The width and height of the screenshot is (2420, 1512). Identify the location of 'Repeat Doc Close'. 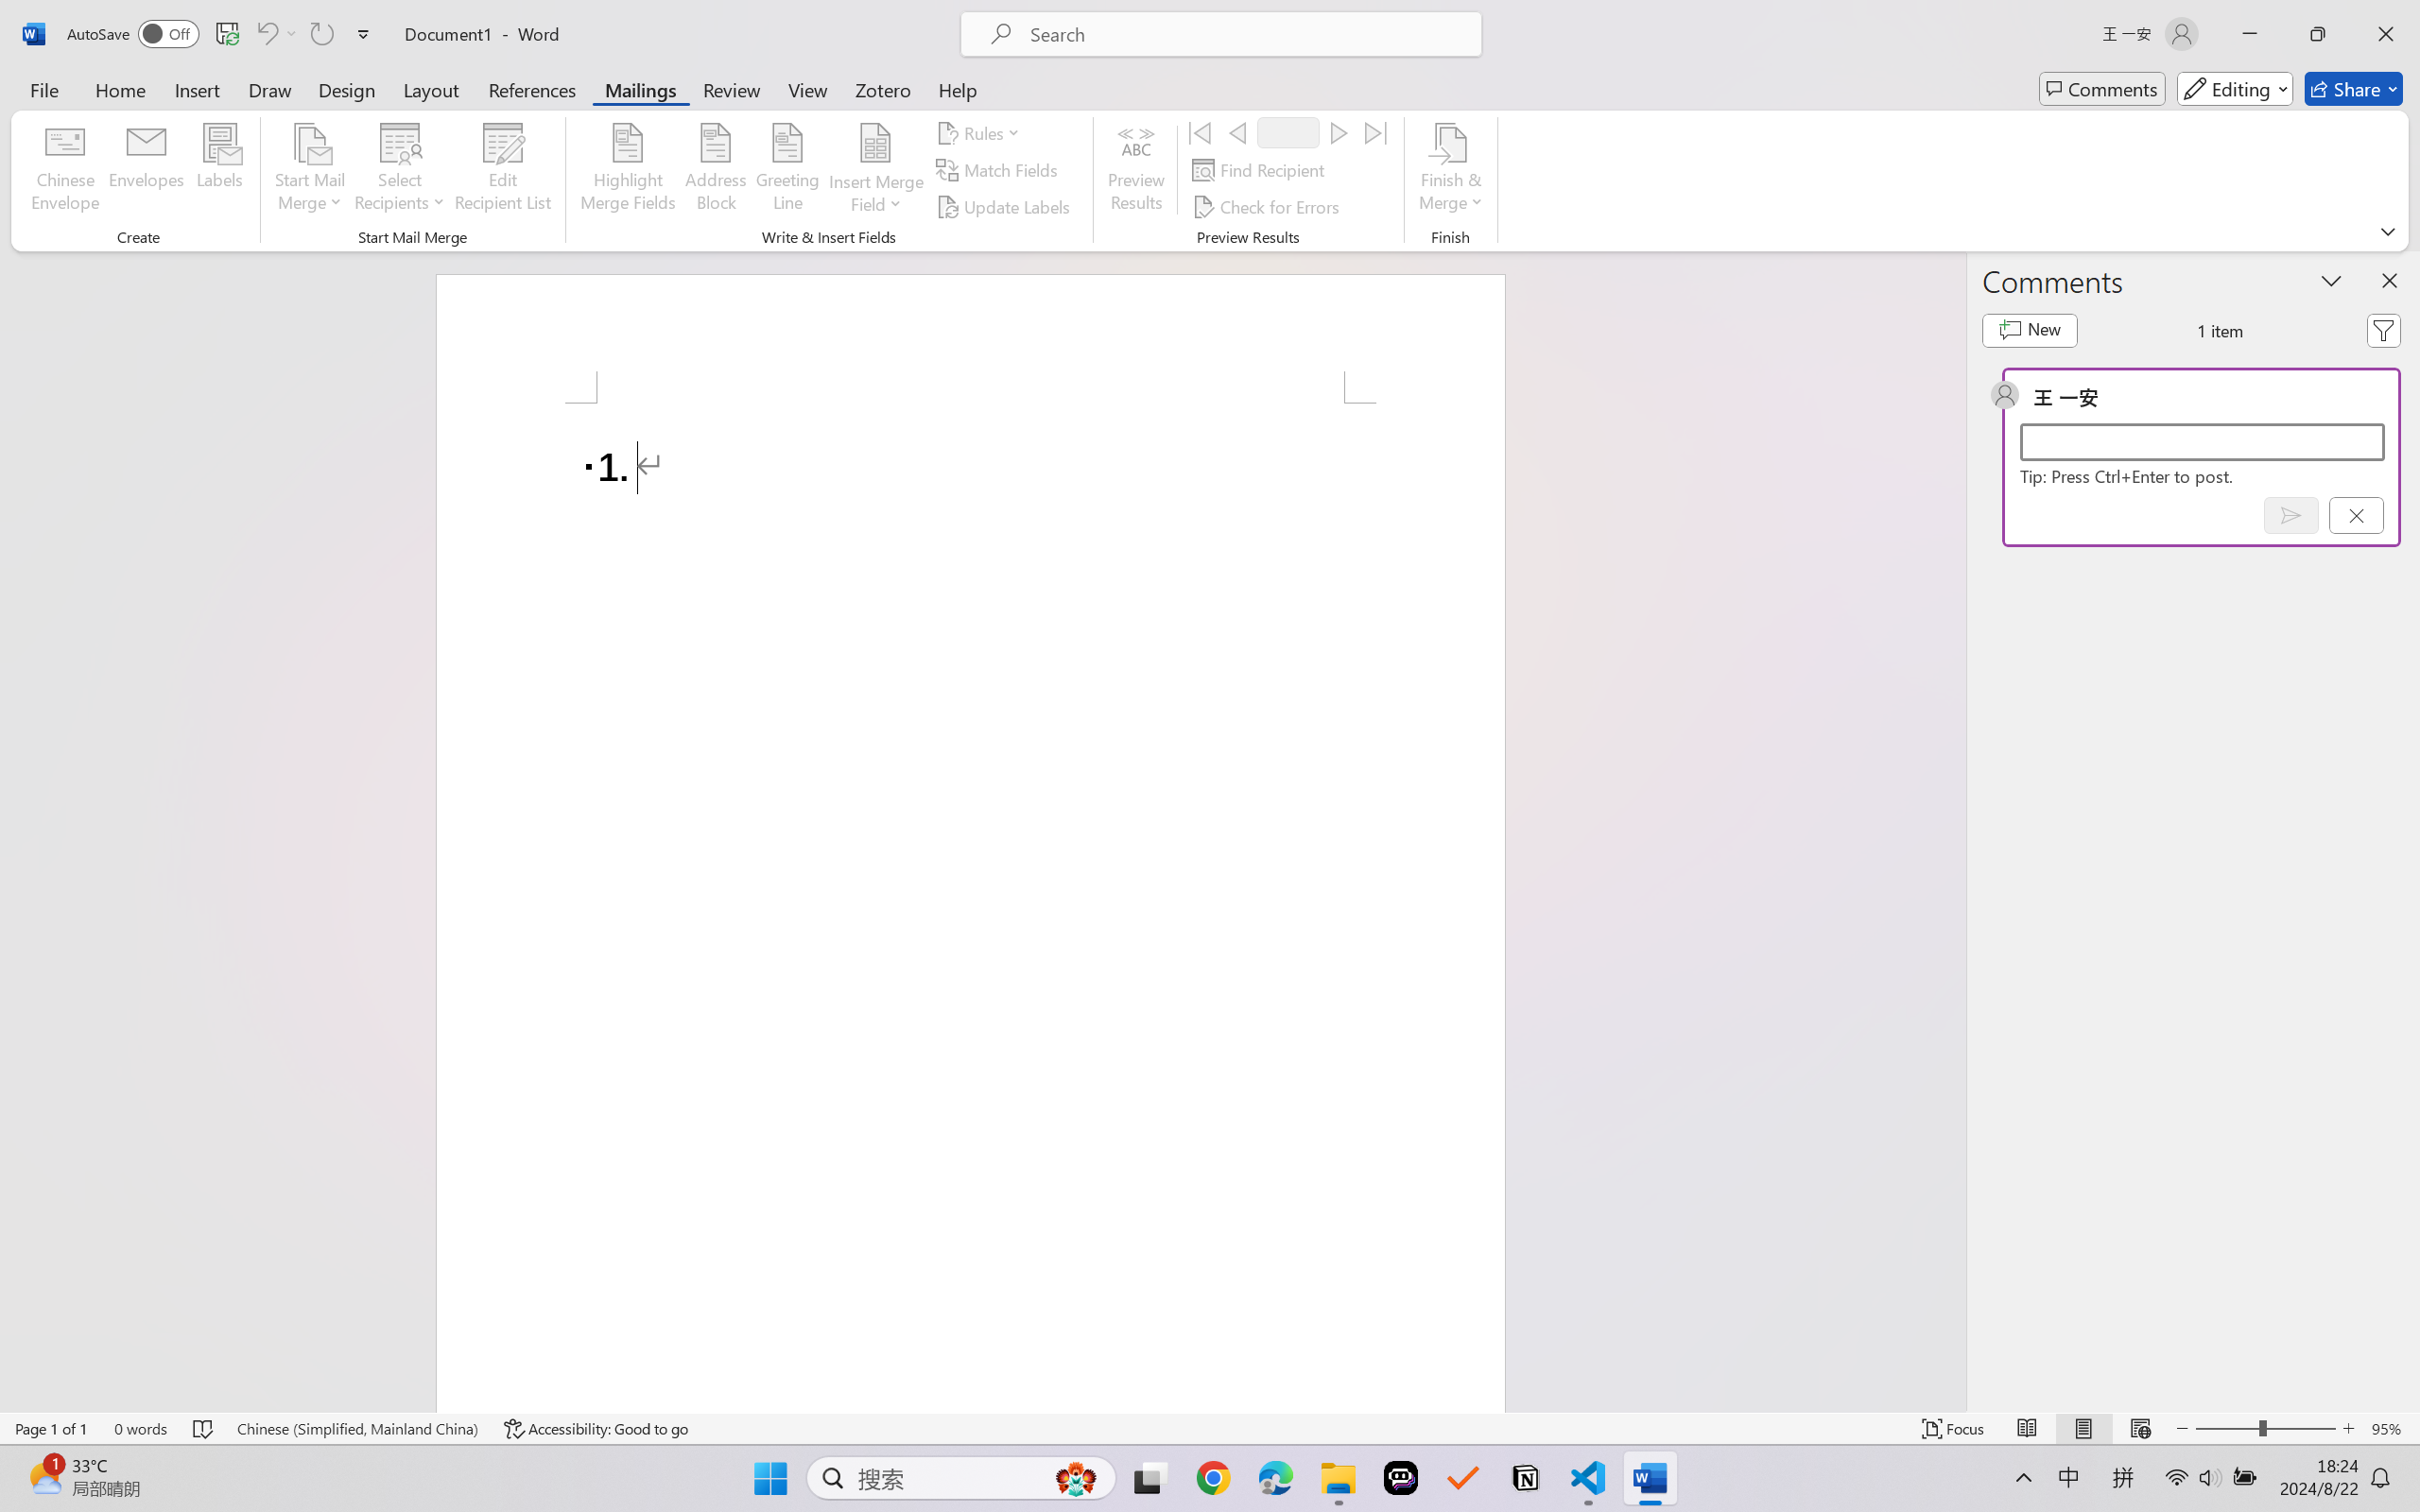
(320, 33).